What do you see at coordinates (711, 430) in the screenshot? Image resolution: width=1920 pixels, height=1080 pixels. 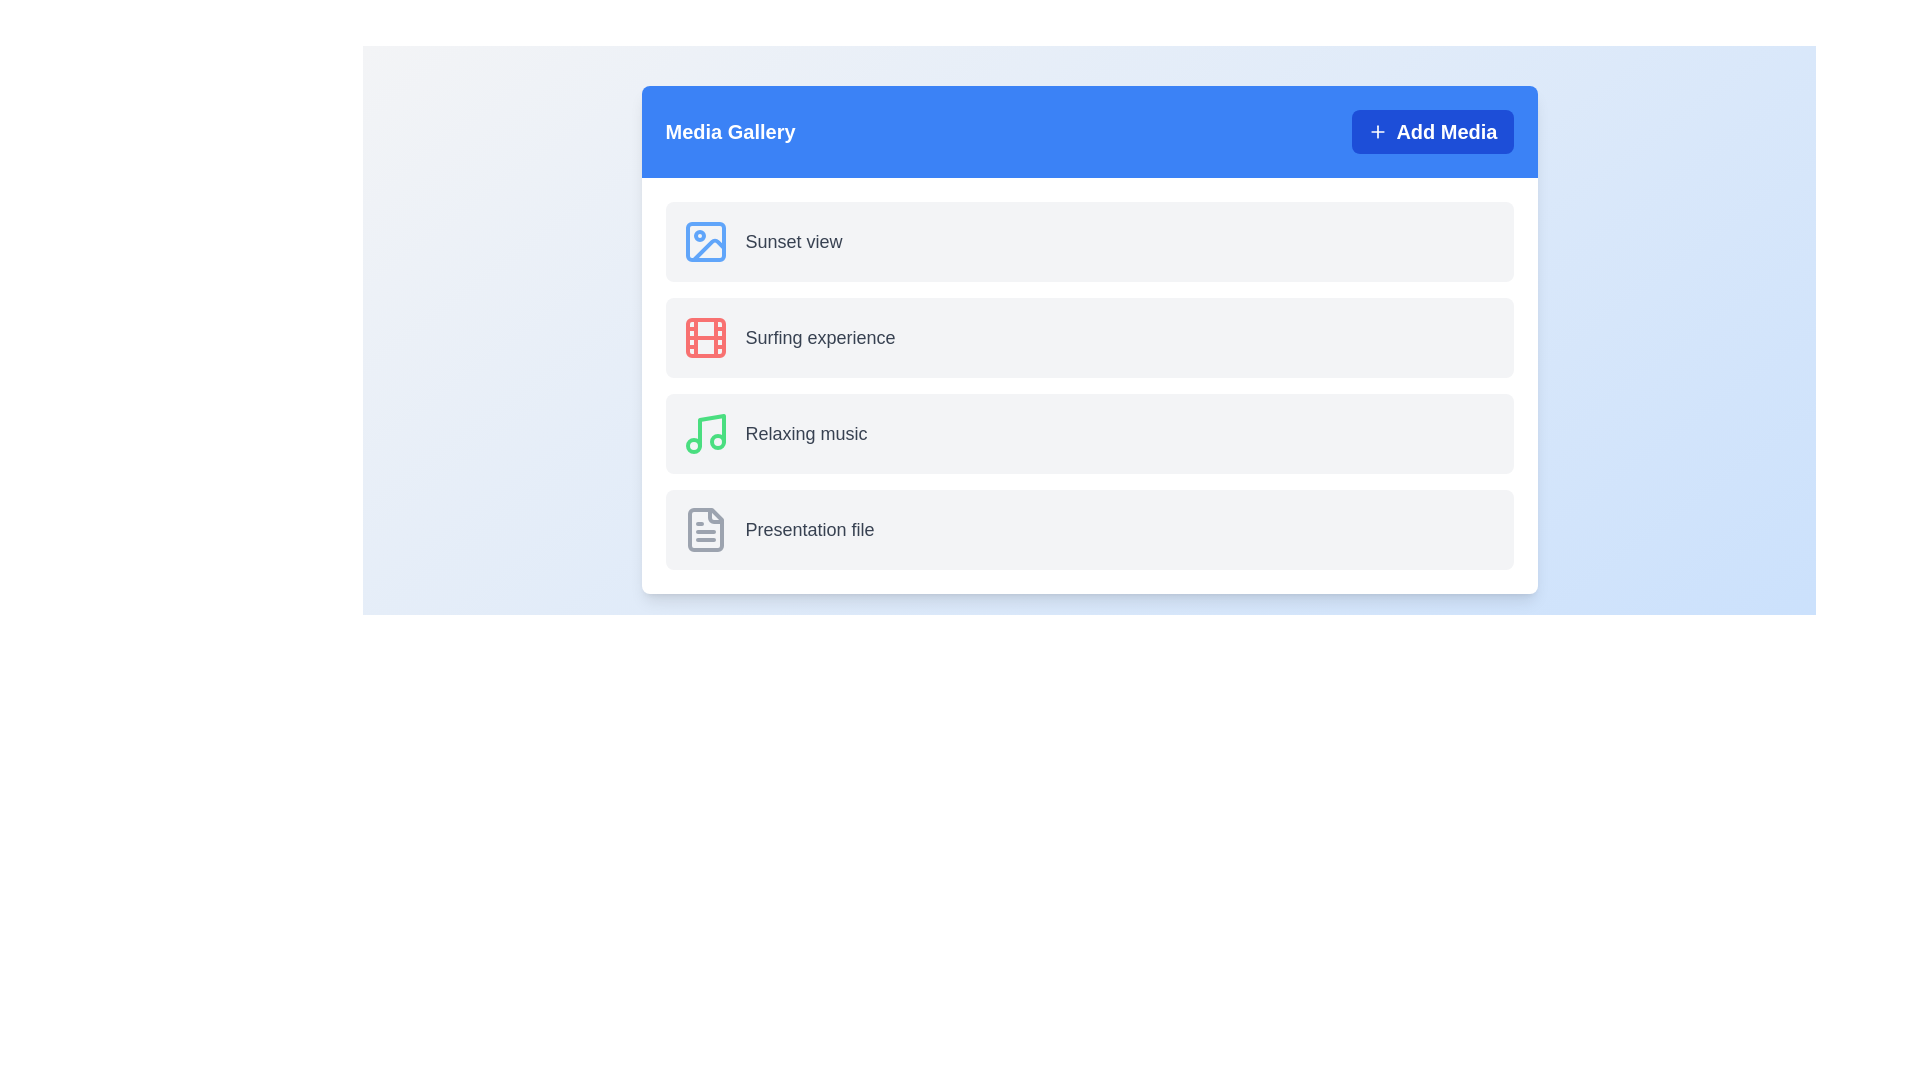 I see `the vertical slanted line resembling a musical note's stem within the green circular music icon for the 'Relaxing music' entry in the Media Gallery list` at bounding box center [711, 430].